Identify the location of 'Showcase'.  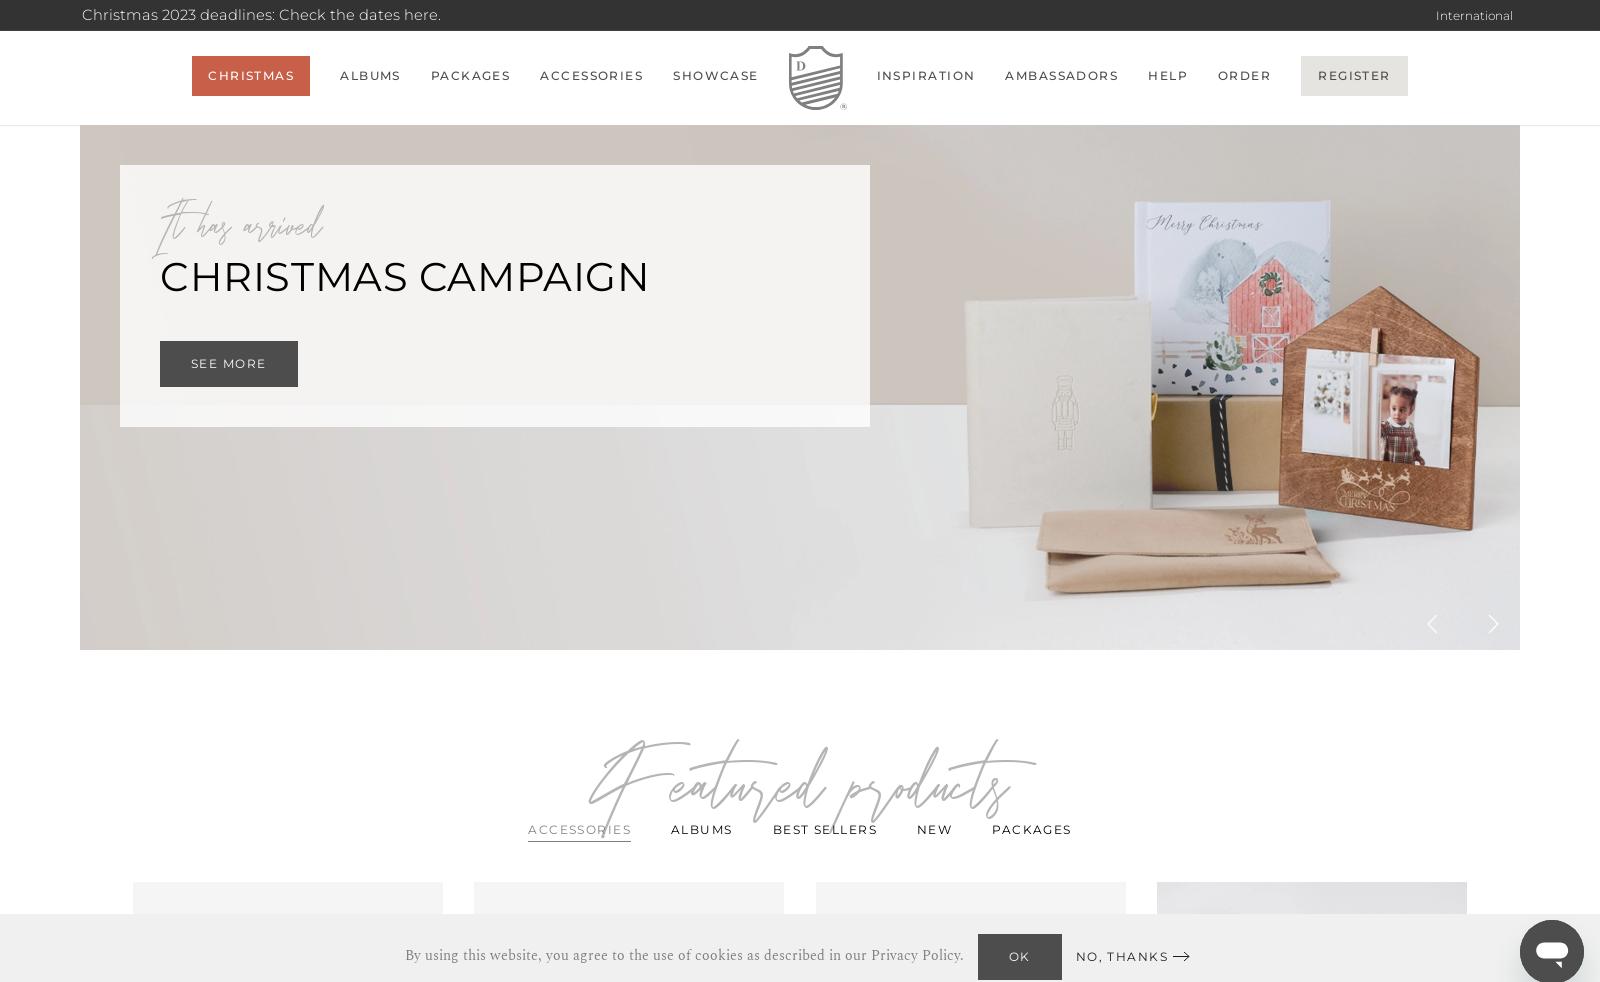
(672, 73).